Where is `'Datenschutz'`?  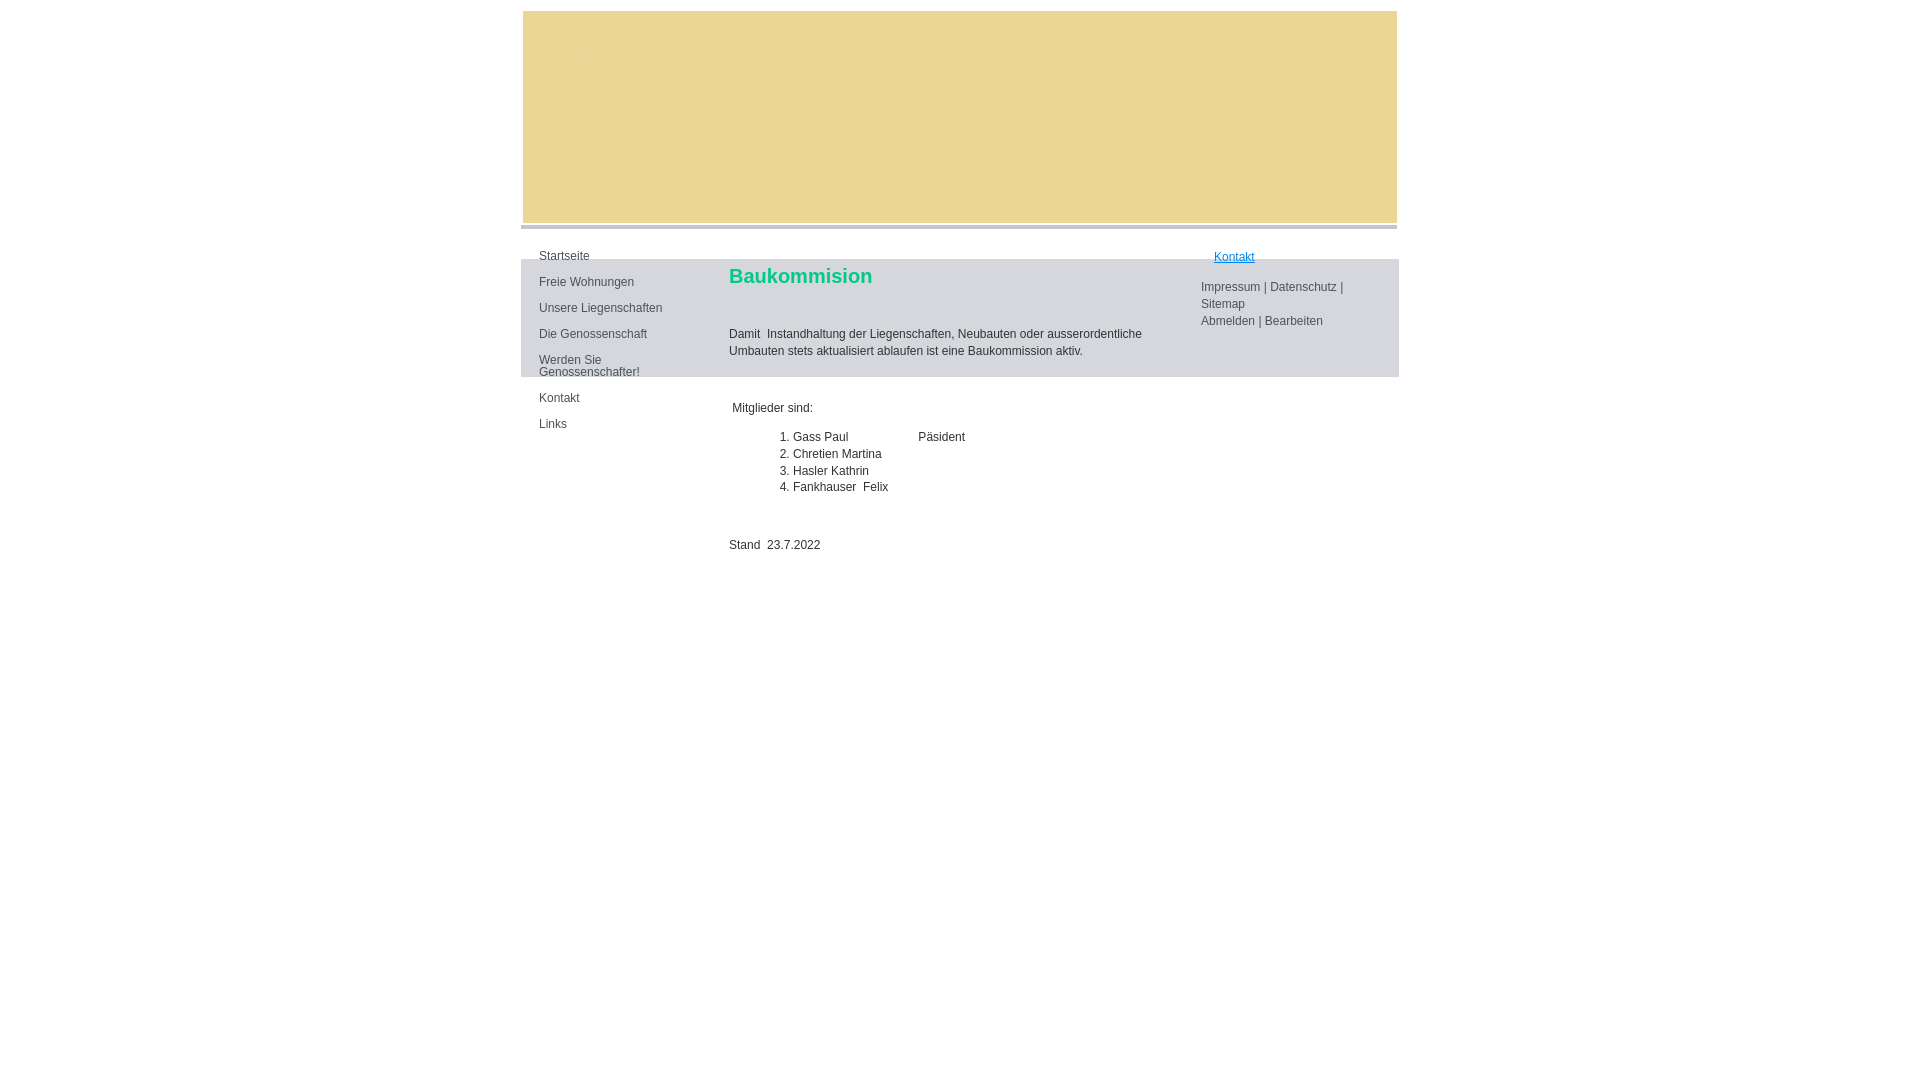
'Datenschutz' is located at coordinates (1303, 286).